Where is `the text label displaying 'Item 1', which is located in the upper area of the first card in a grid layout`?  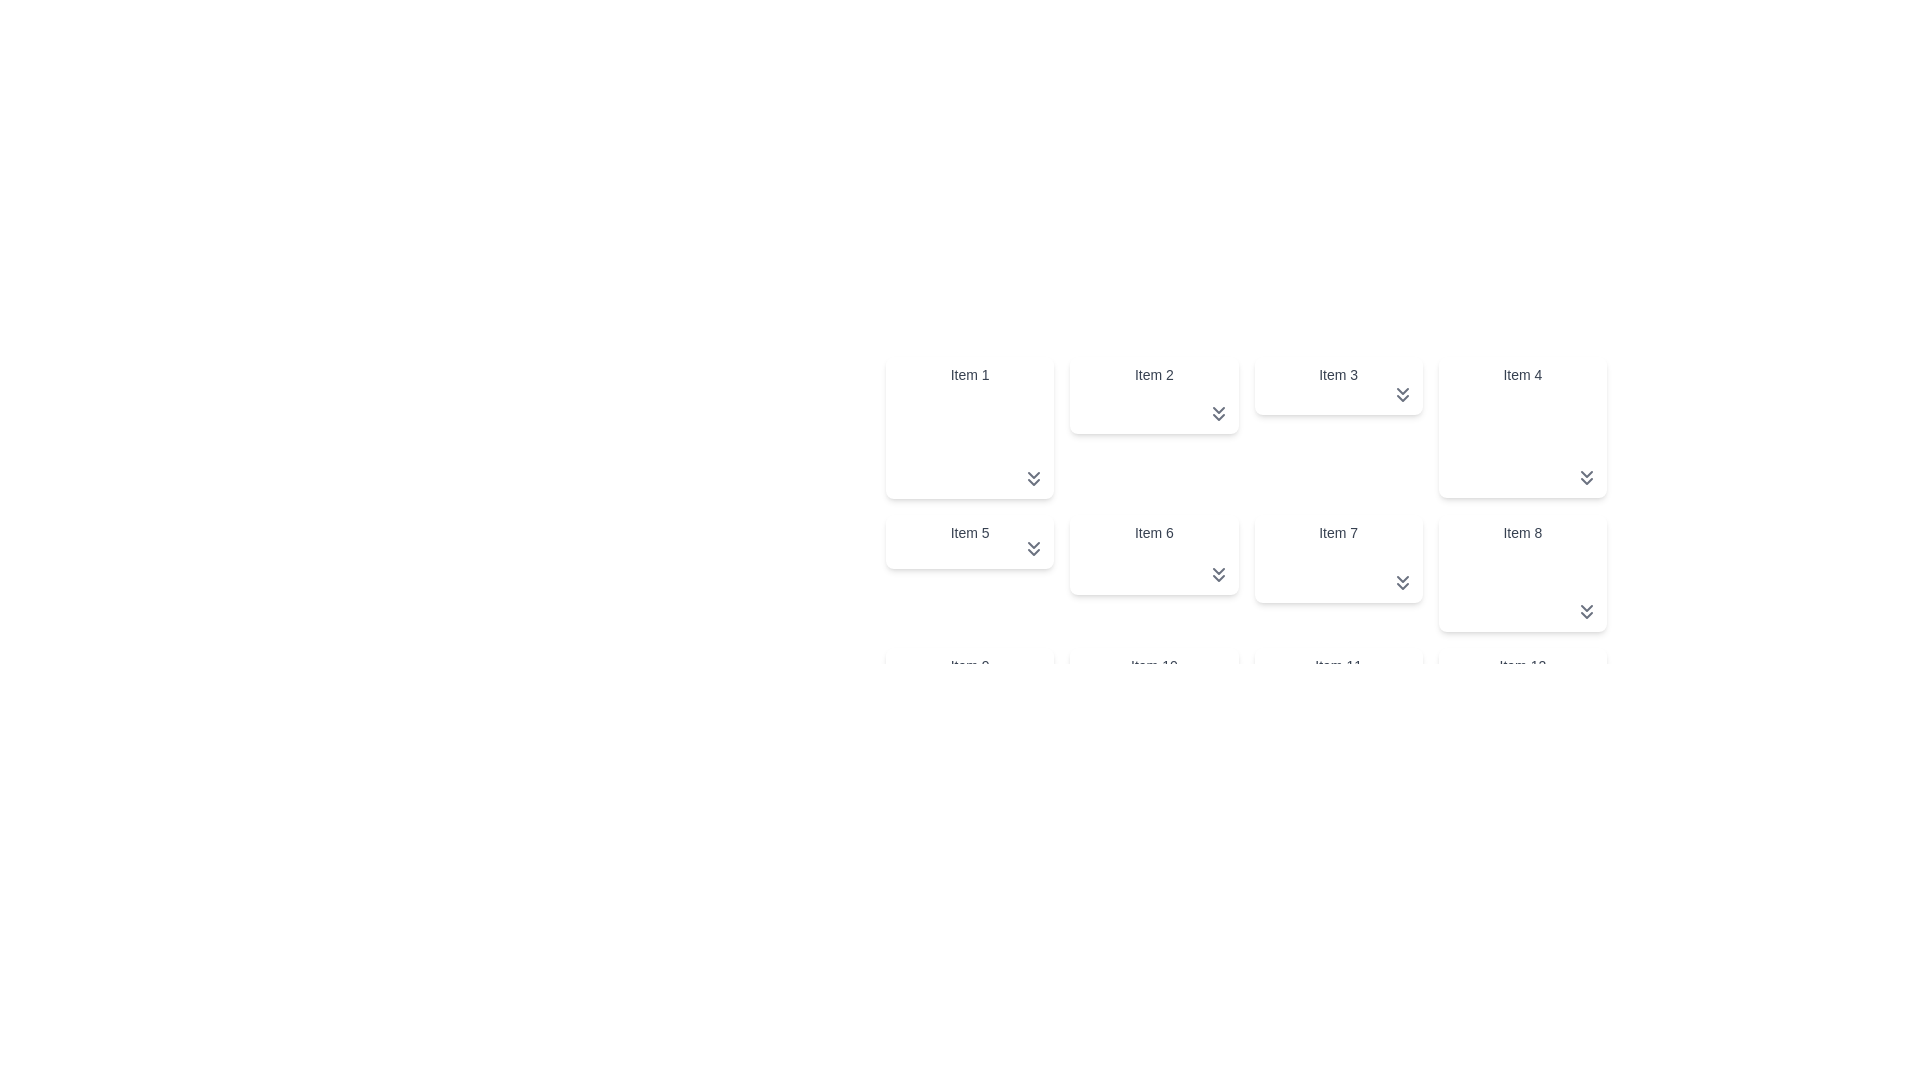
the text label displaying 'Item 1', which is located in the upper area of the first card in a grid layout is located at coordinates (970, 374).